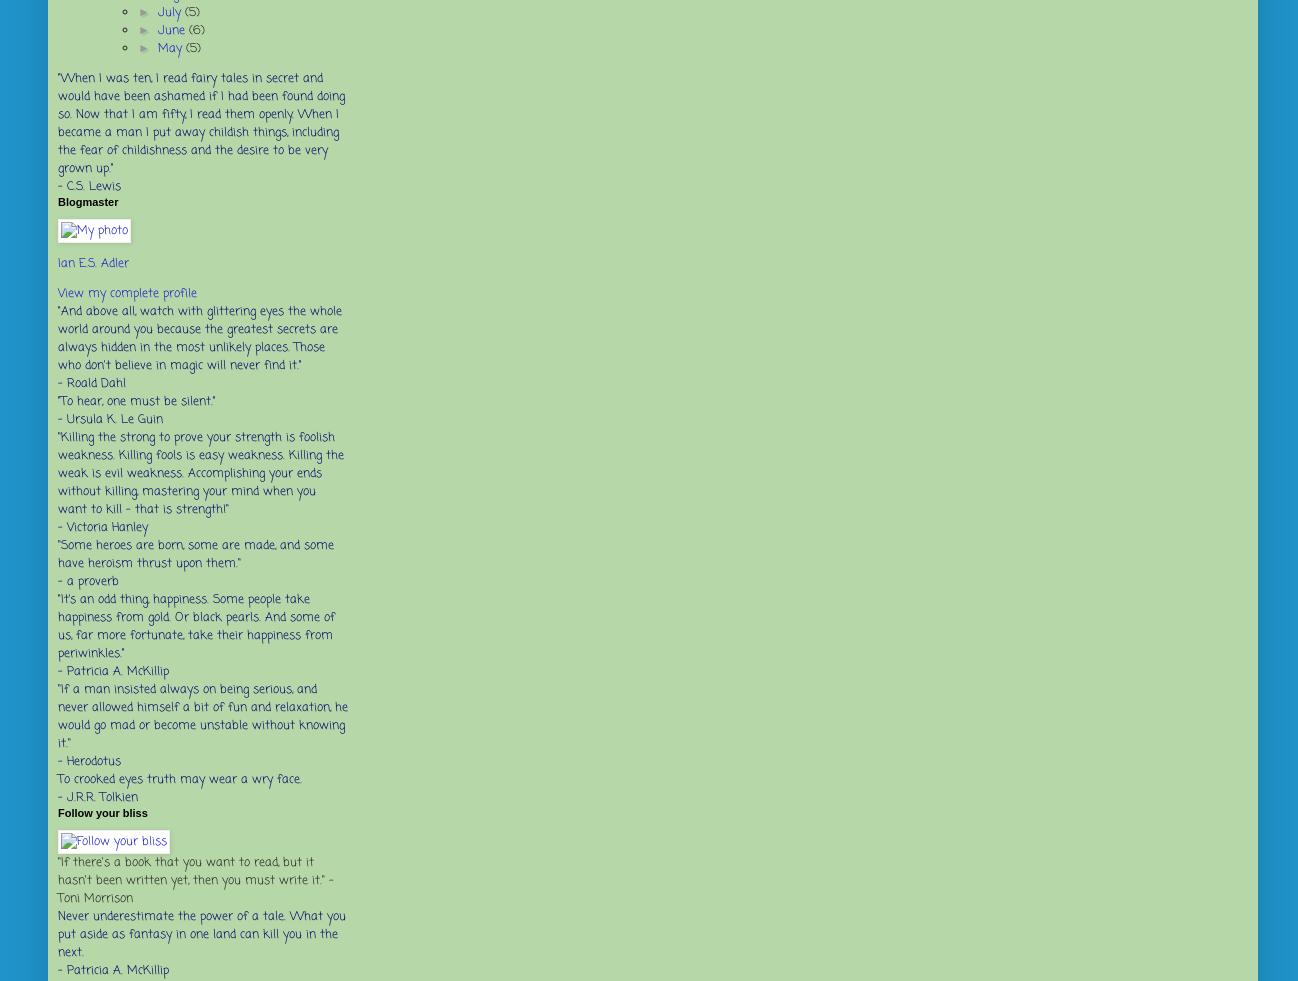  Describe the element at coordinates (66, 382) in the screenshot. I see `'Roald Dahl'` at that location.